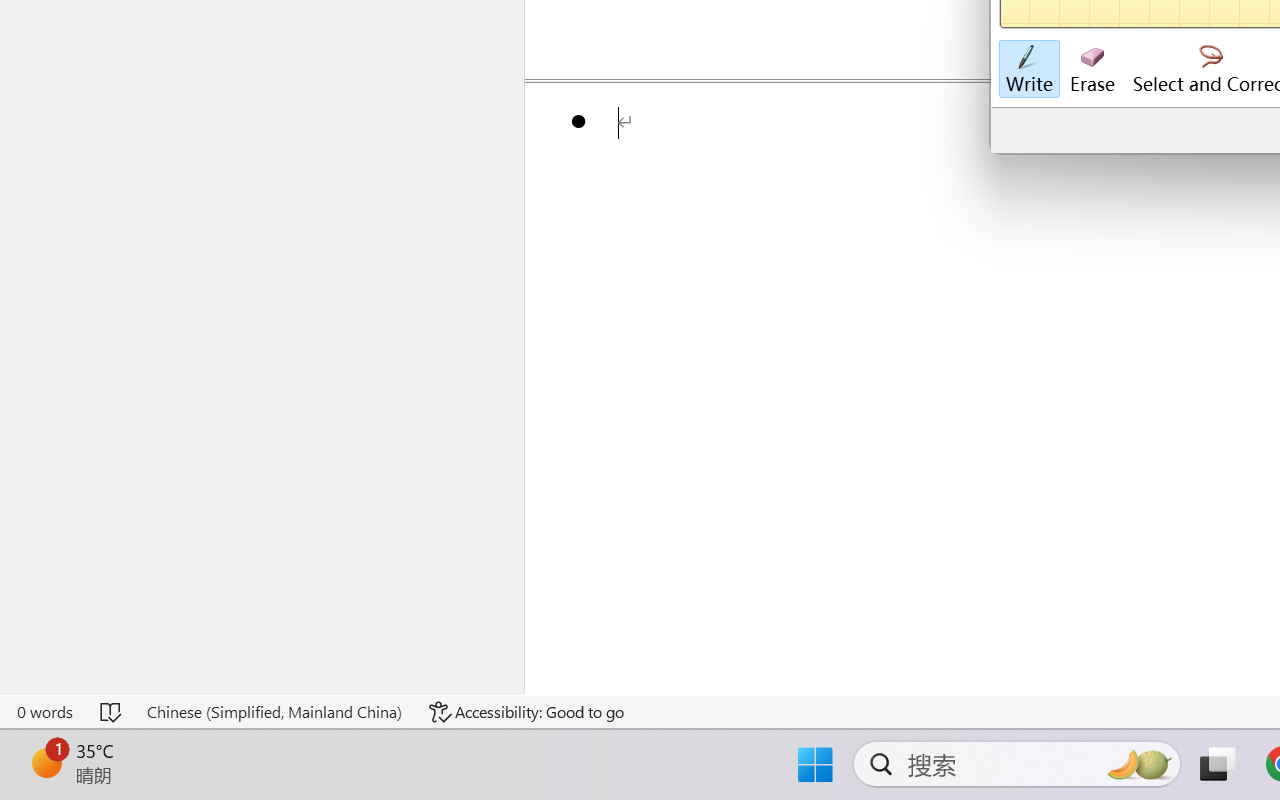 The width and height of the screenshot is (1280, 800). Describe the element at coordinates (1029, 69) in the screenshot. I see `'Write'` at that location.